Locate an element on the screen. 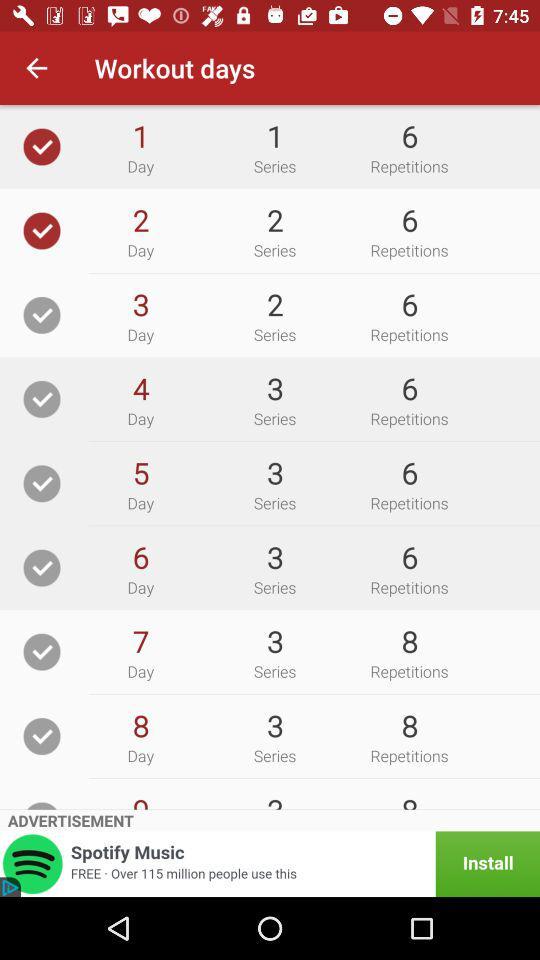  the item below advertisement icon is located at coordinates (270, 863).